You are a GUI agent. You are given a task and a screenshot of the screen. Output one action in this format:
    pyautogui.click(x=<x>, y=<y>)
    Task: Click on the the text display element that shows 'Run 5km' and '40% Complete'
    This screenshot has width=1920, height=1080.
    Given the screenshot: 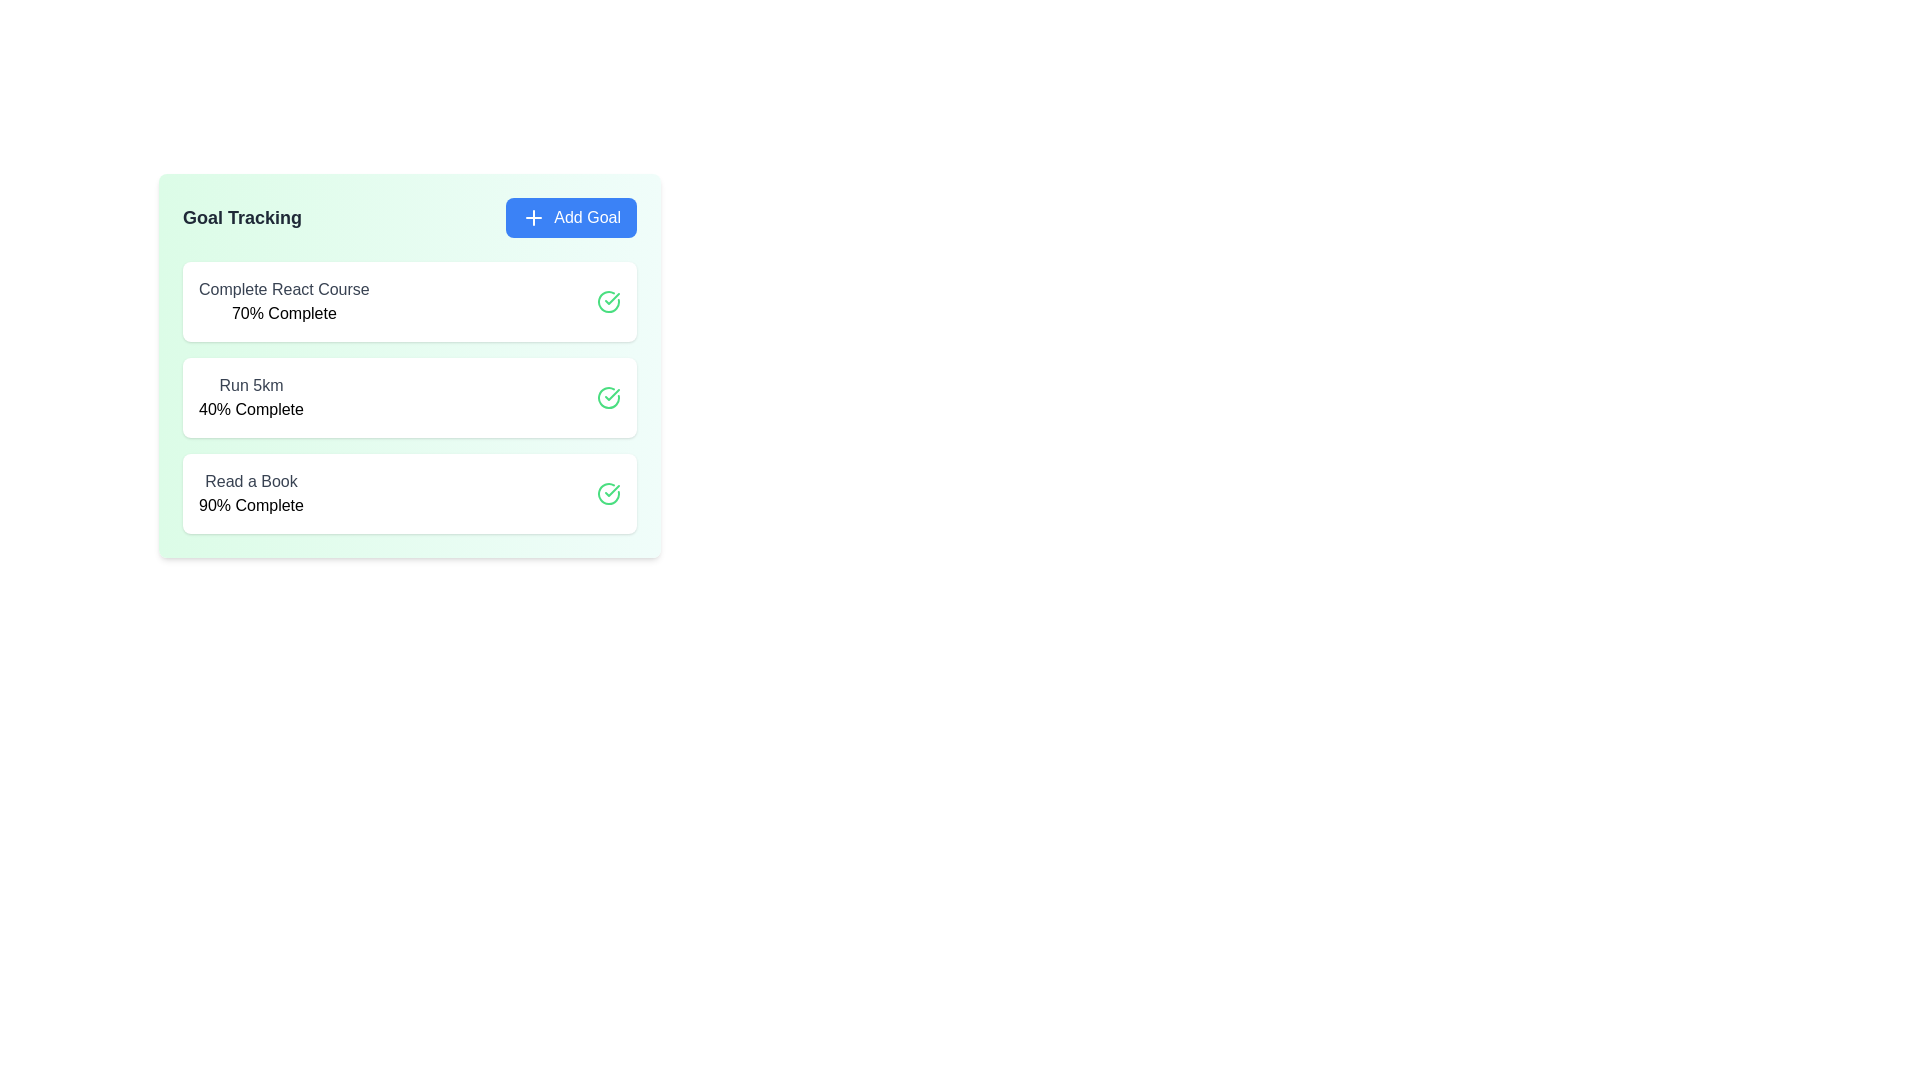 What is the action you would take?
    pyautogui.click(x=250, y=397)
    